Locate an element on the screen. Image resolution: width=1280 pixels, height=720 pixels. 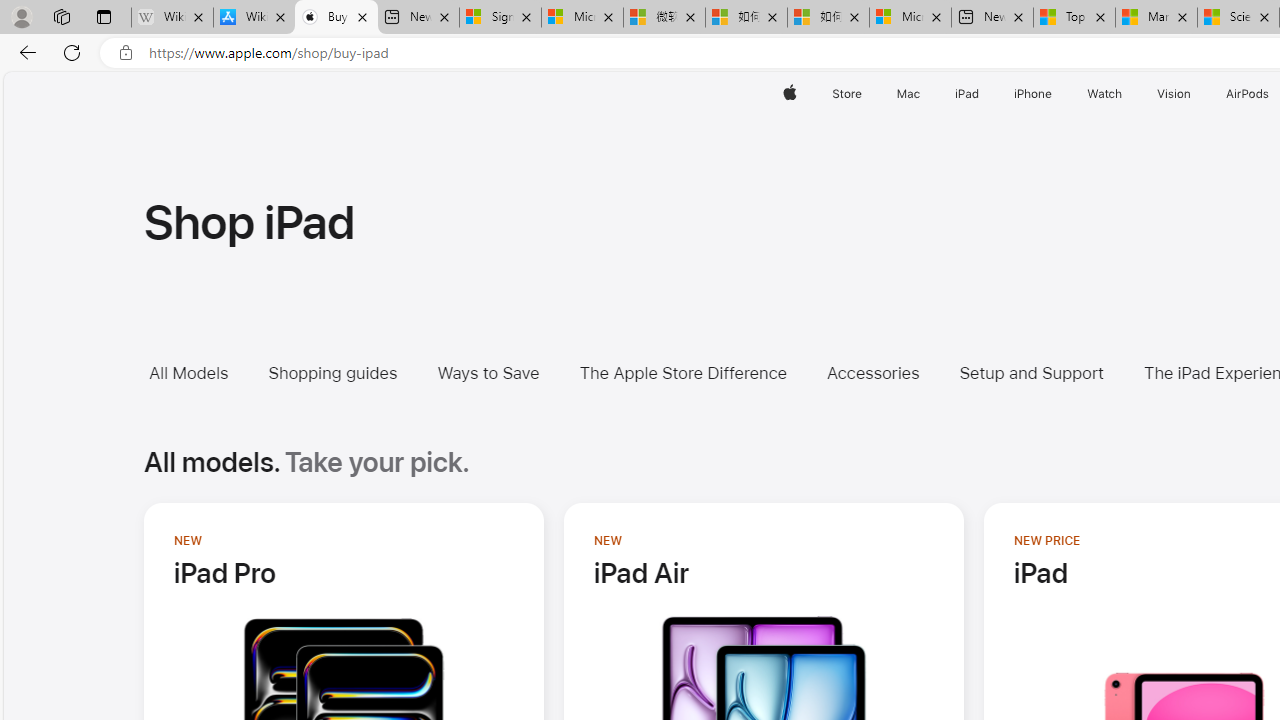
'iPhone' is located at coordinates (1033, 93).